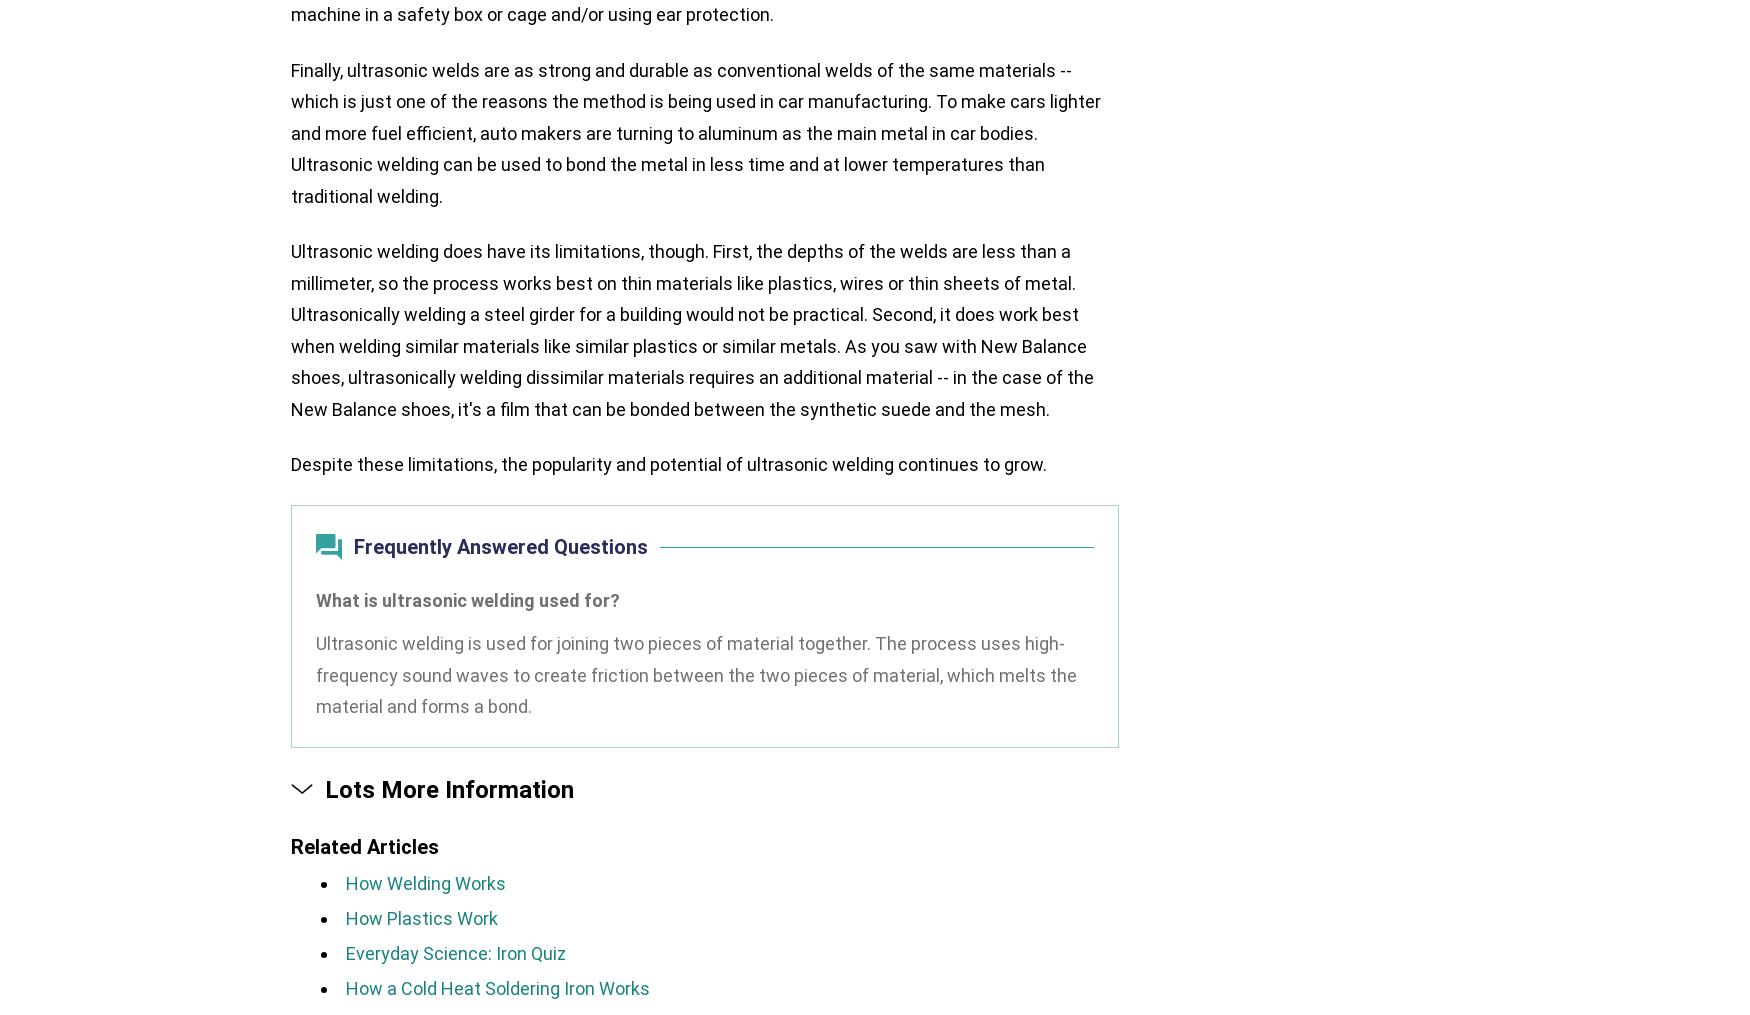  What do you see at coordinates (467, 598) in the screenshot?
I see `'What is ultrasonic welding used for?'` at bounding box center [467, 598].